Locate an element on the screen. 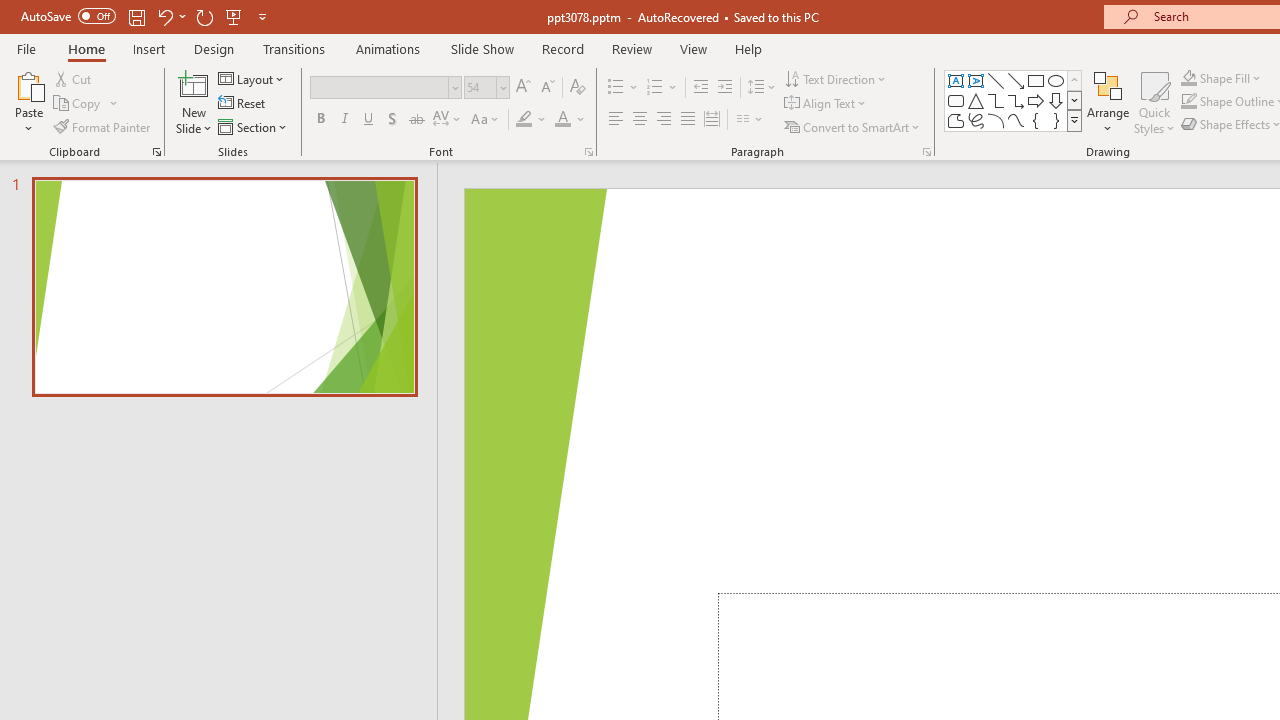  'File Tab' is located at coordinates (26, 47).